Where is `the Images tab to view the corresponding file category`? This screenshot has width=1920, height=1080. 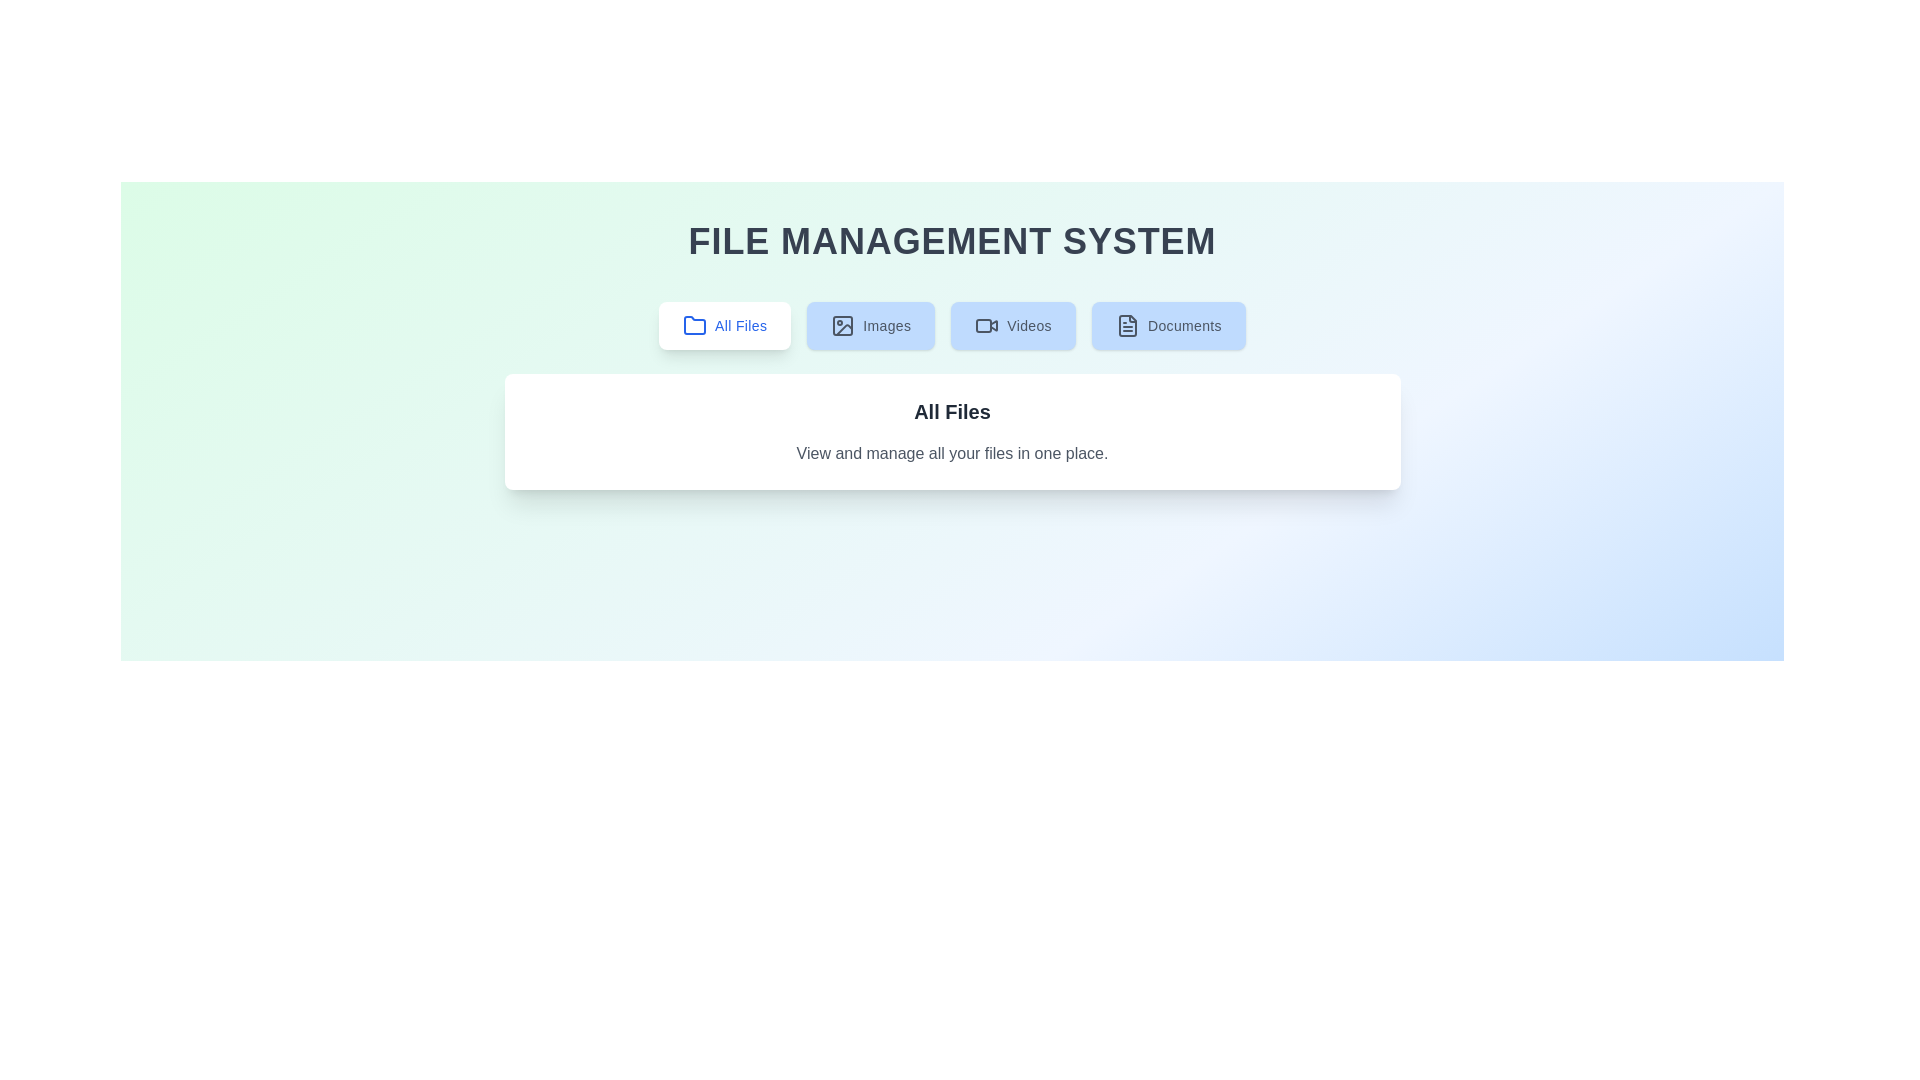 the Images tab to view the corresponding file category is located at coordinates (870, 325).